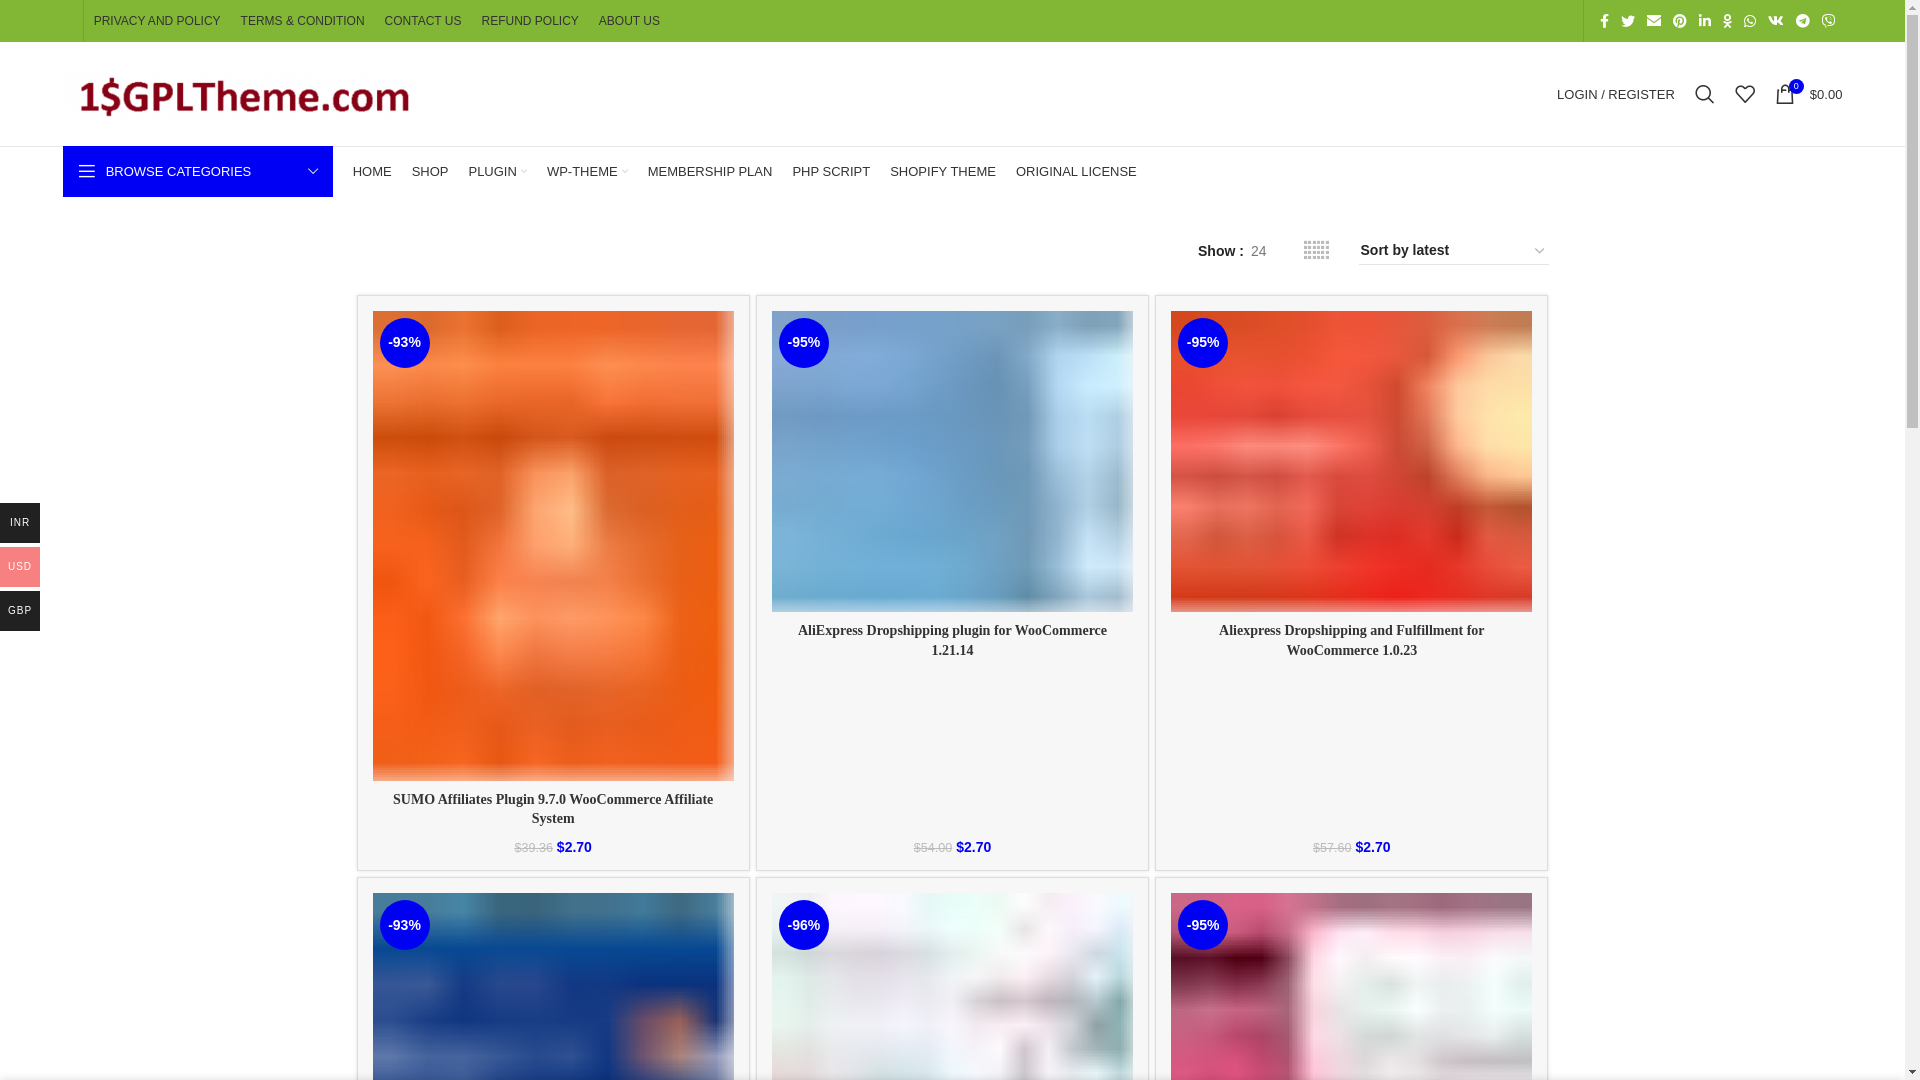  Describe the element at coordinates (384, 20) in the screenshot. I see `'CONTACT US'` at that location.